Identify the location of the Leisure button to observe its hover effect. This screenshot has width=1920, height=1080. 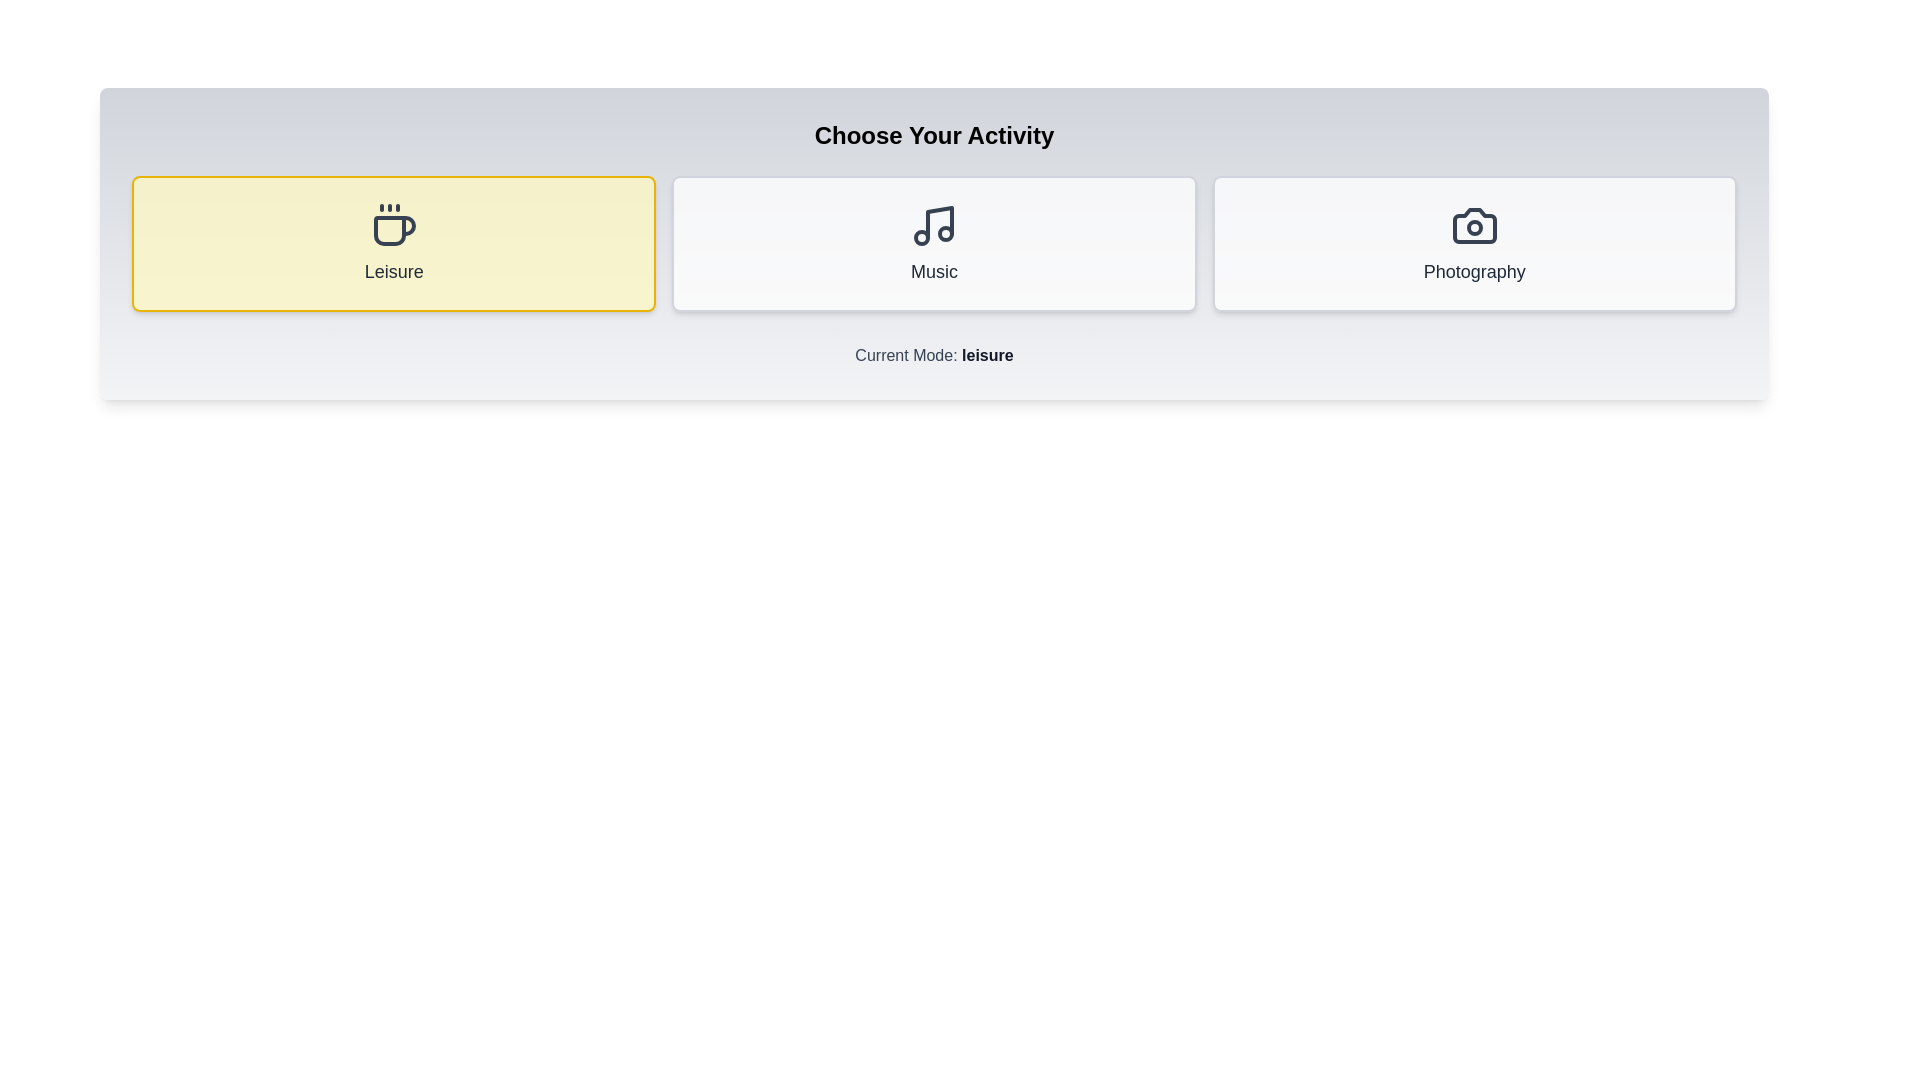
(393, 242).